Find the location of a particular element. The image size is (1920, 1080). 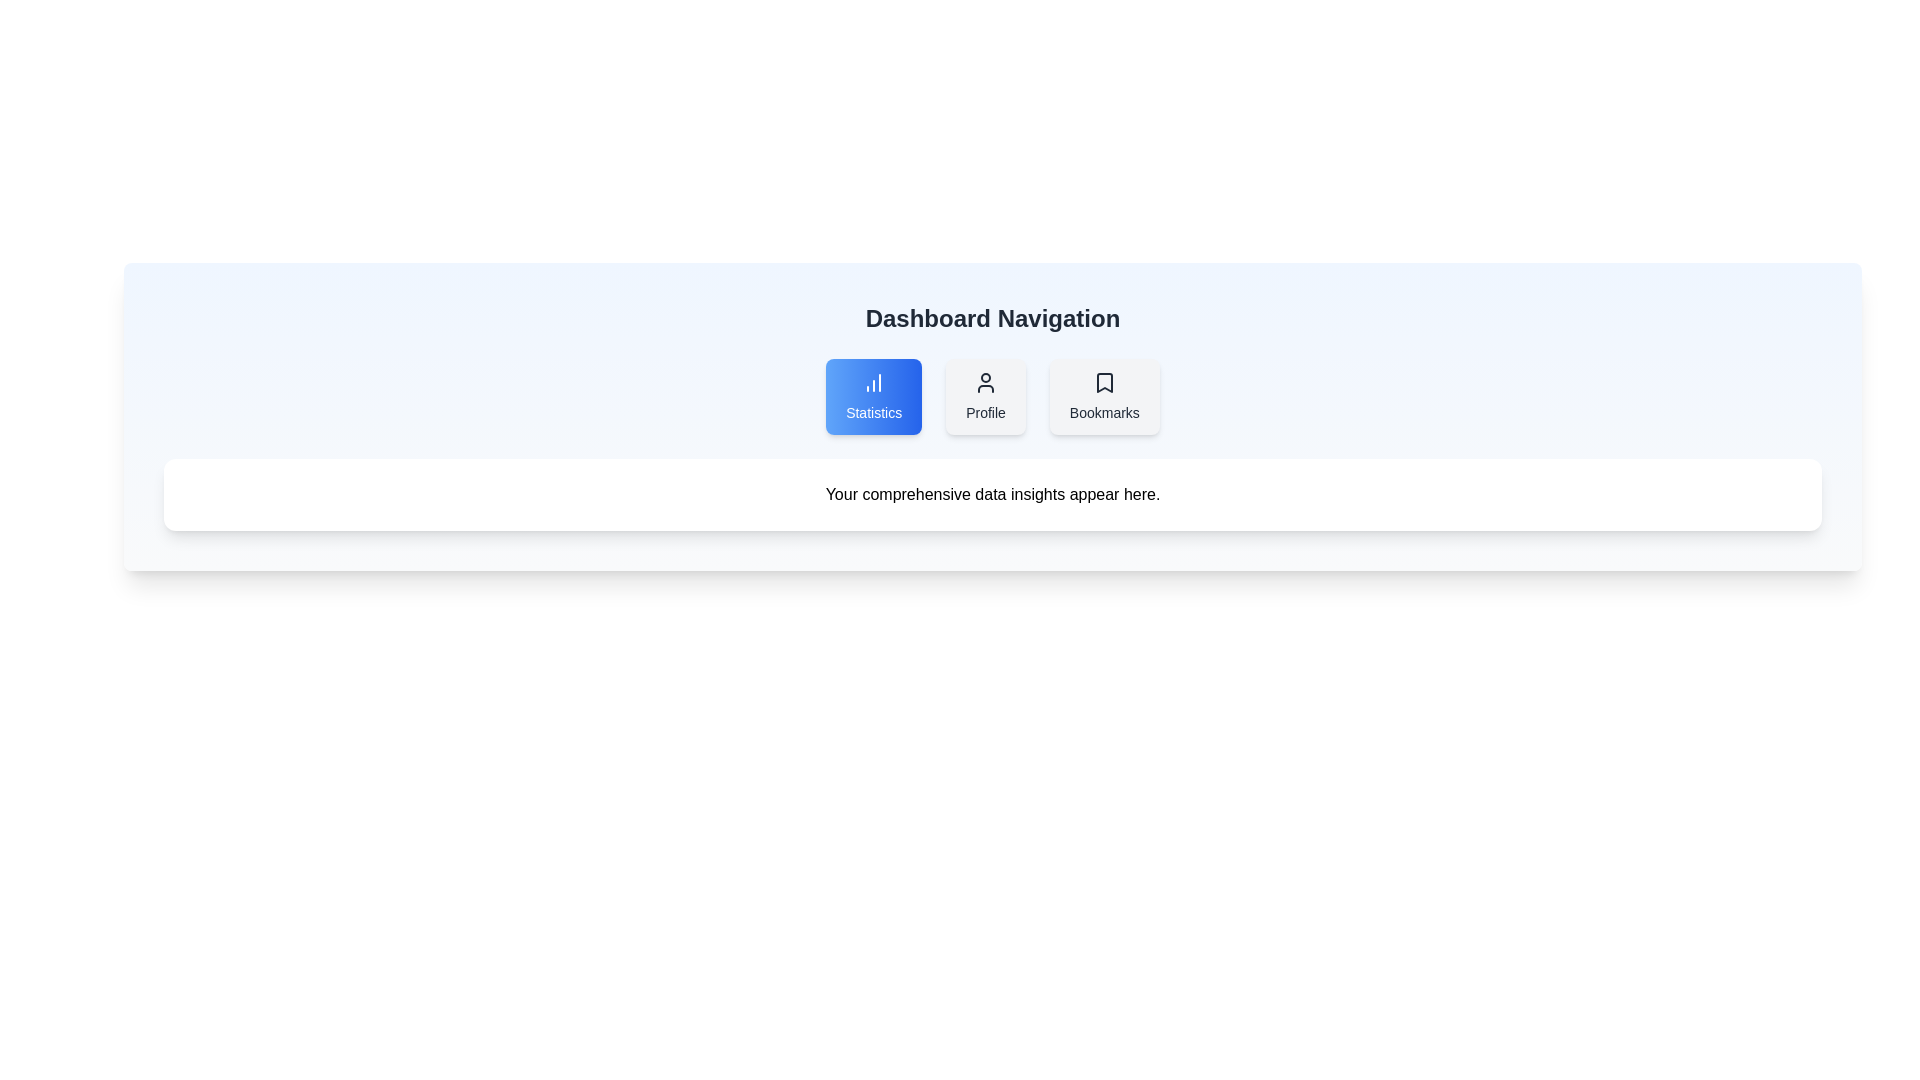

the middle button labeled 'Profile' in the central navigation bar of the 'Dashboard Navigation' panel is located at coordinates (993, 397).